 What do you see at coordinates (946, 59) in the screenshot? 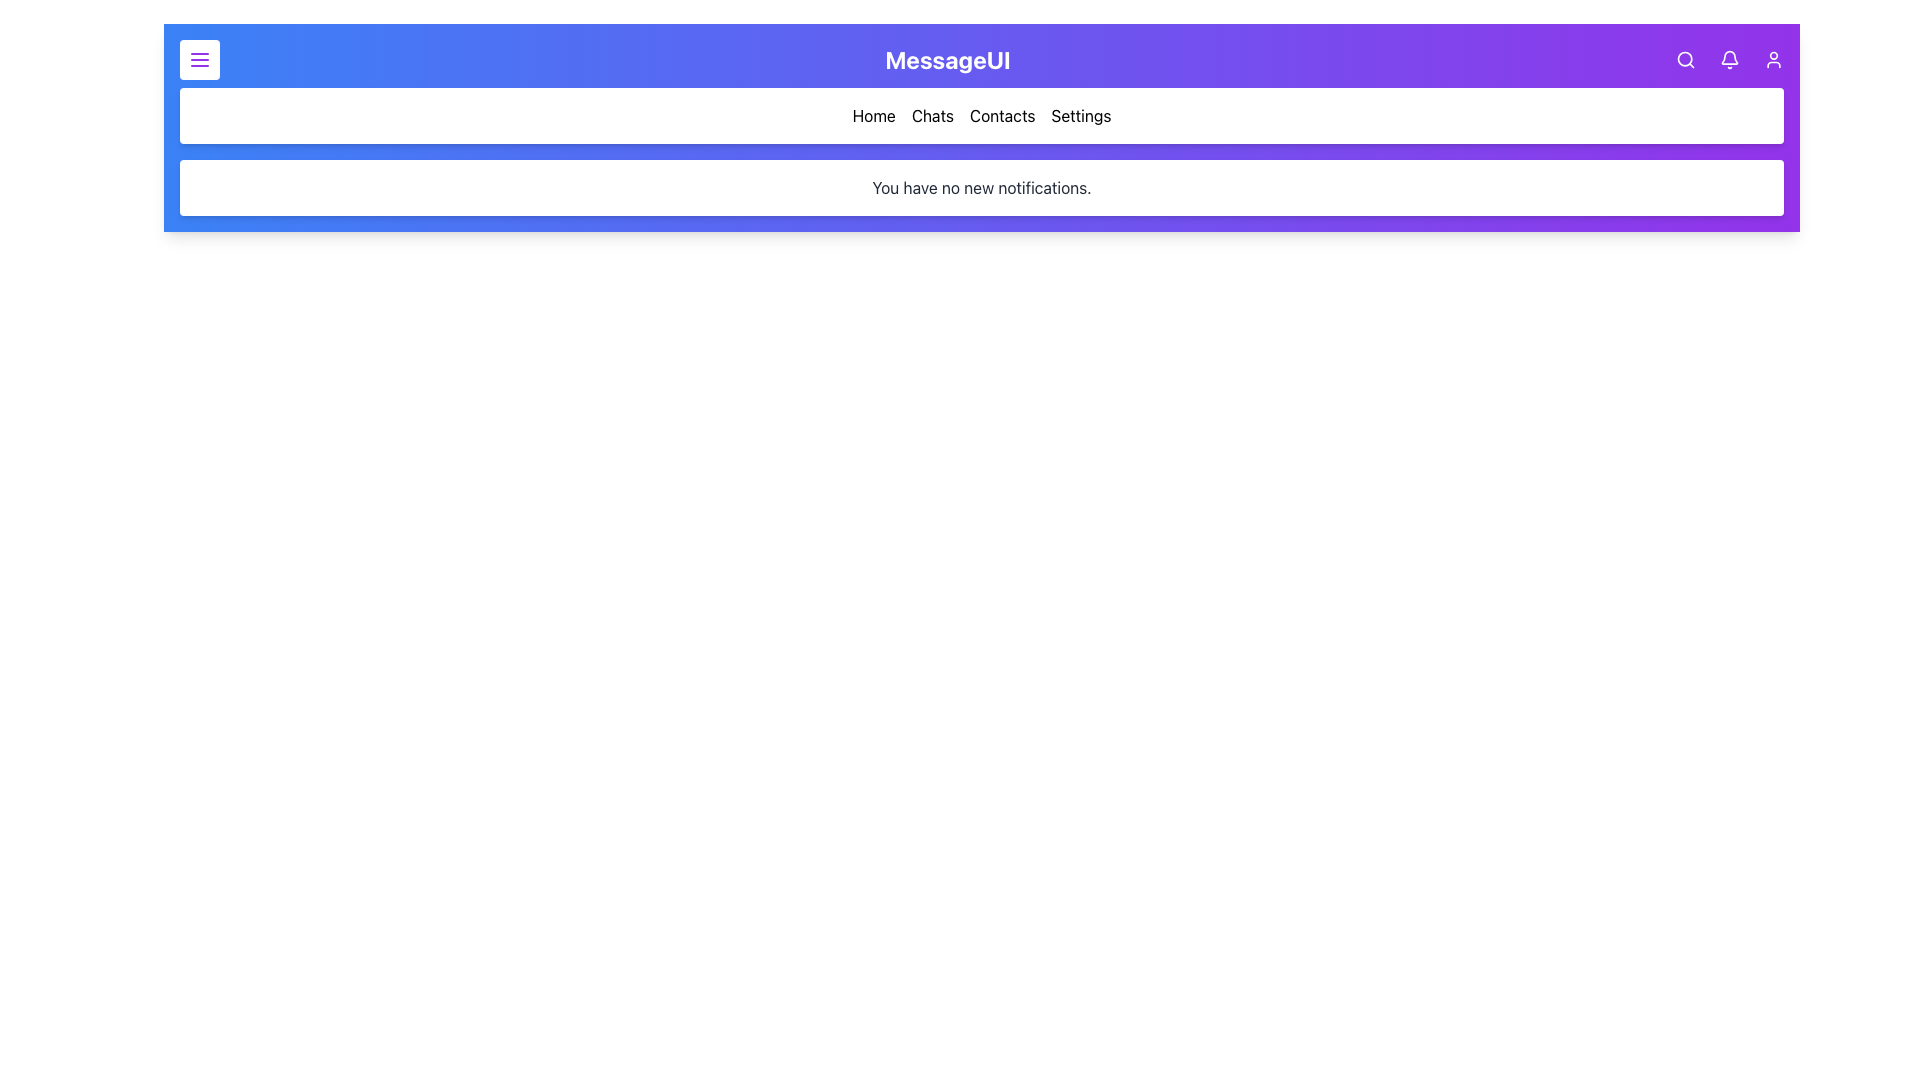
I see `the static text label in the header section of the application, which is the only text displayed in a large, bold font` at bounding box center [946, 59].